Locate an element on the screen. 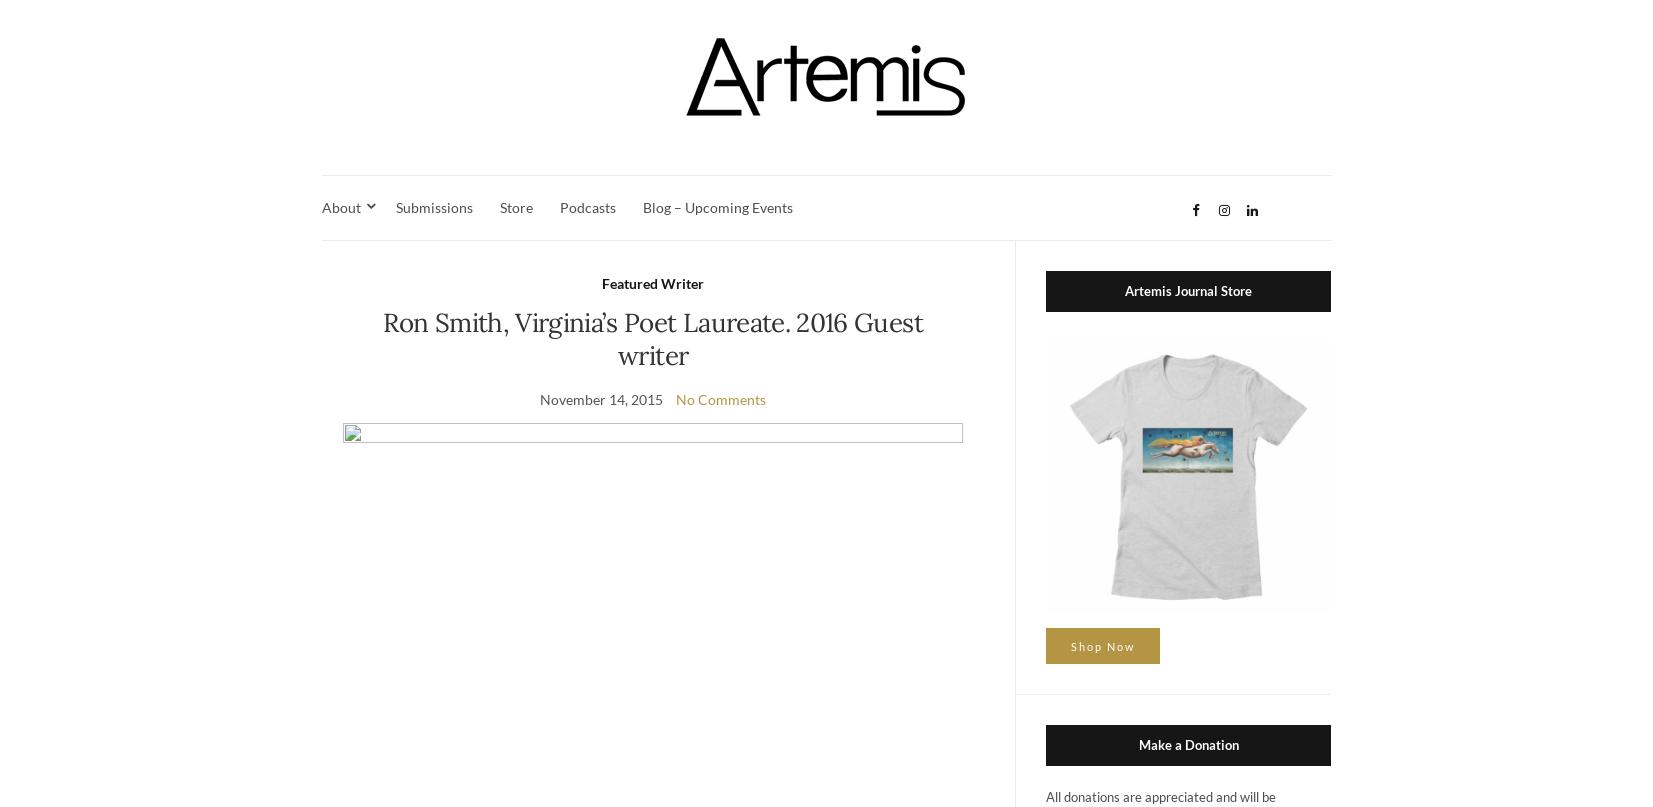 Image resolution: width=1653 pixels, height=807 pixels. 'Artemis Journal Store' is located at coordinates (1188, 289).